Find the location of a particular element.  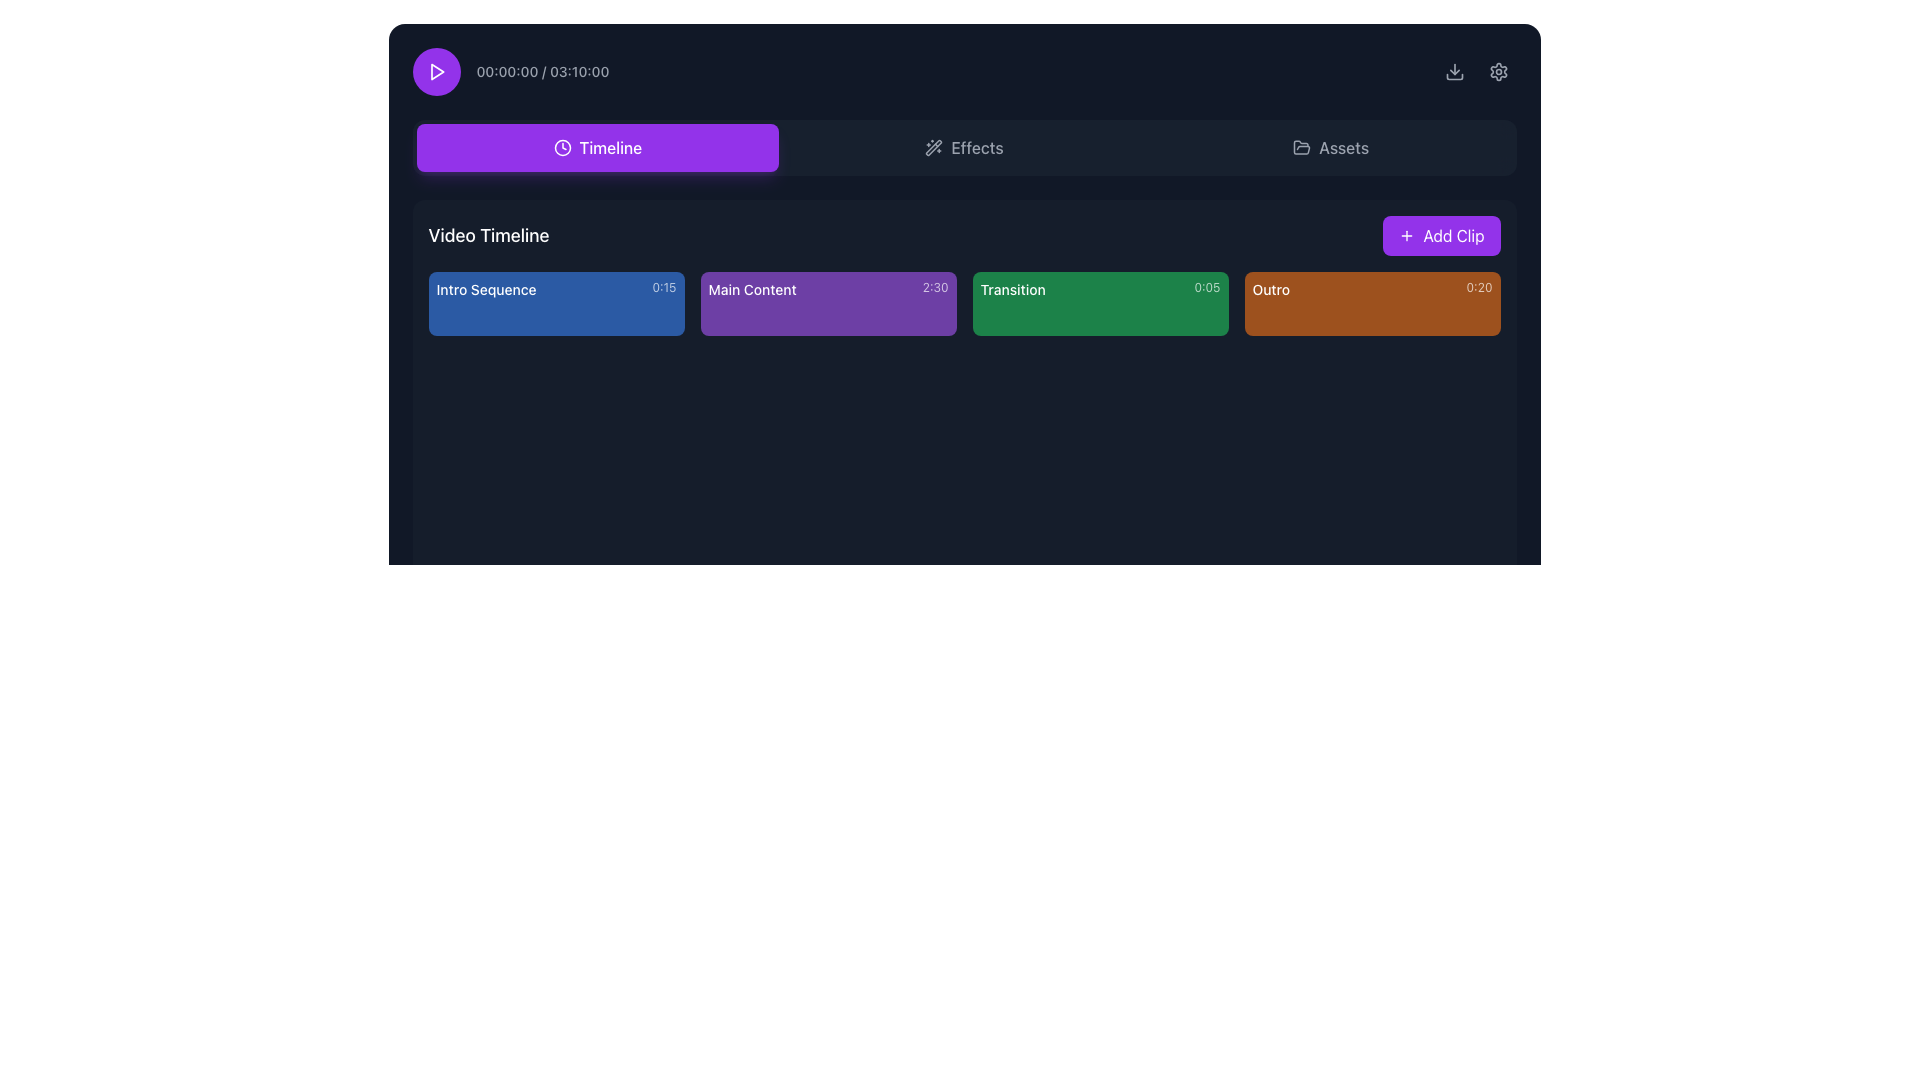

the purple circular button with a white triangular play icon is located at coordinates (435, 71).